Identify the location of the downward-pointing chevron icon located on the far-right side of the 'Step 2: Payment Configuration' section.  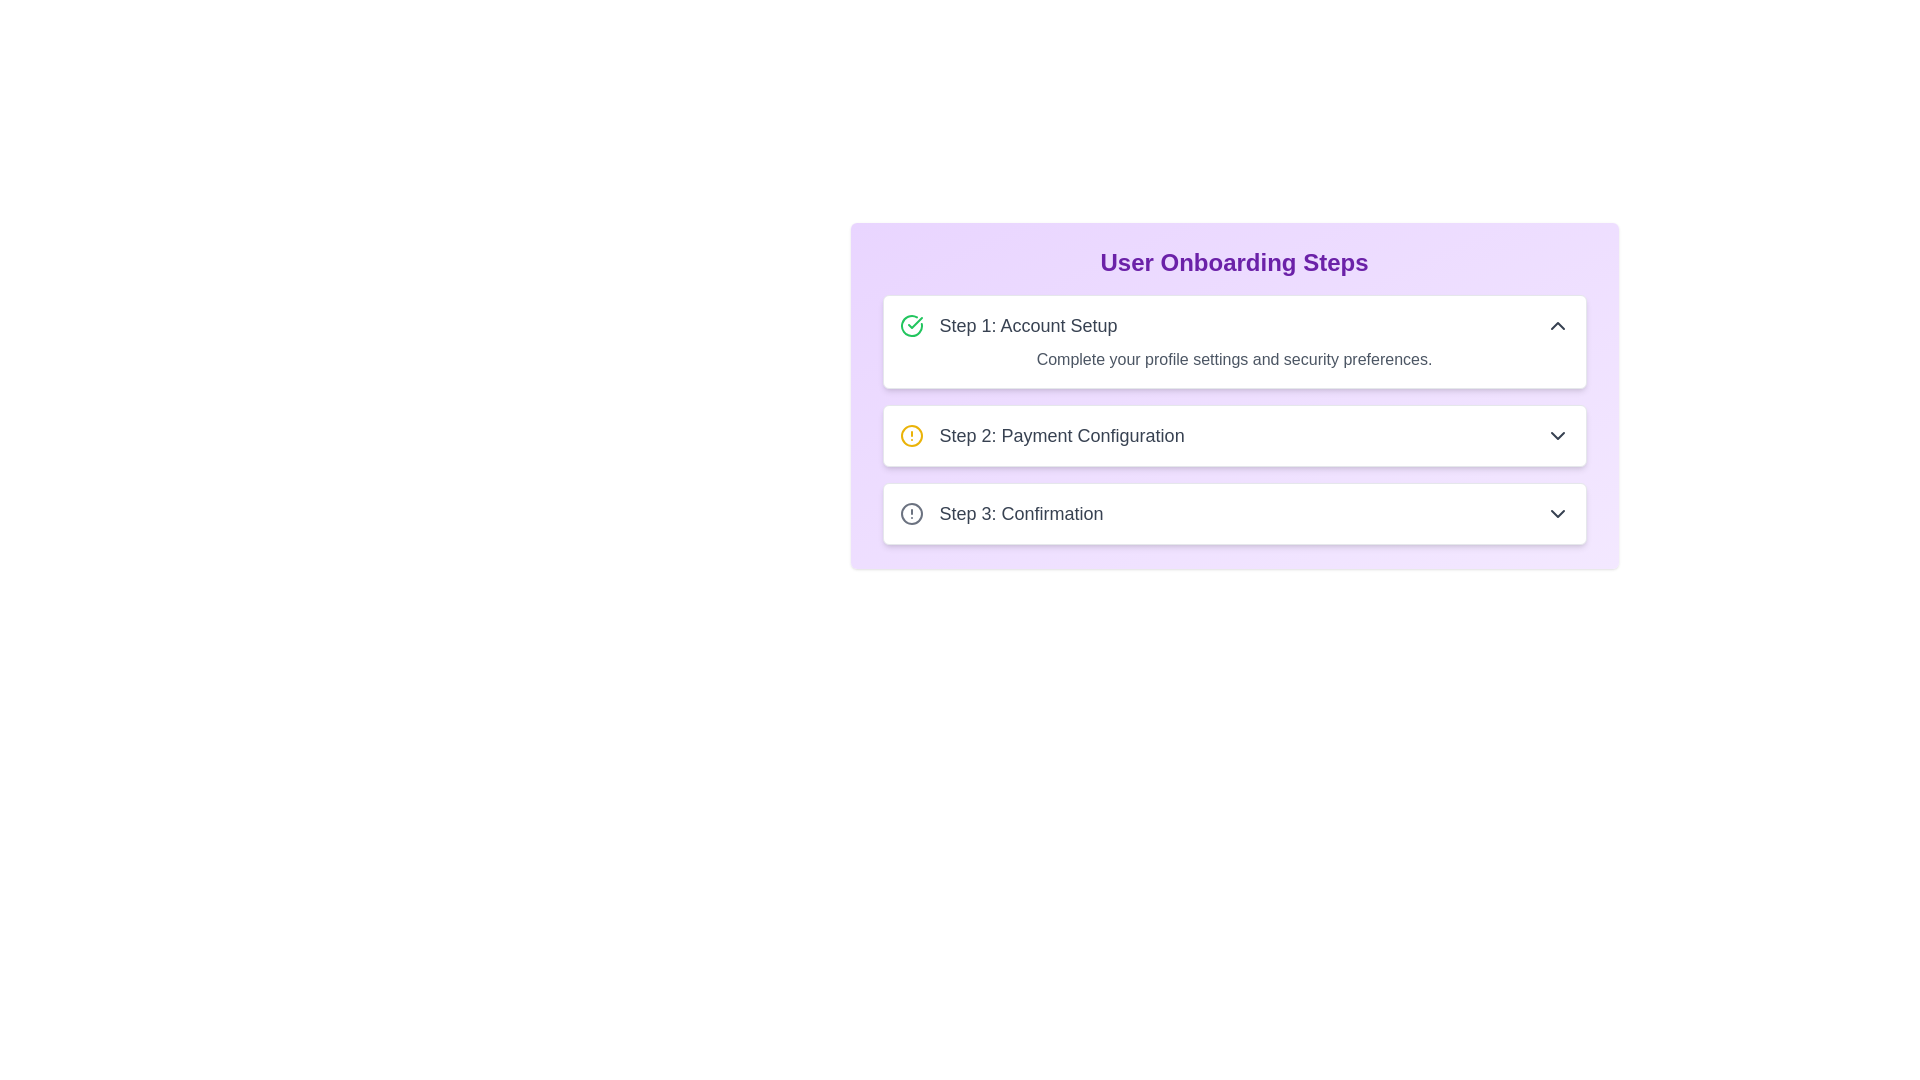
(1556, 434).